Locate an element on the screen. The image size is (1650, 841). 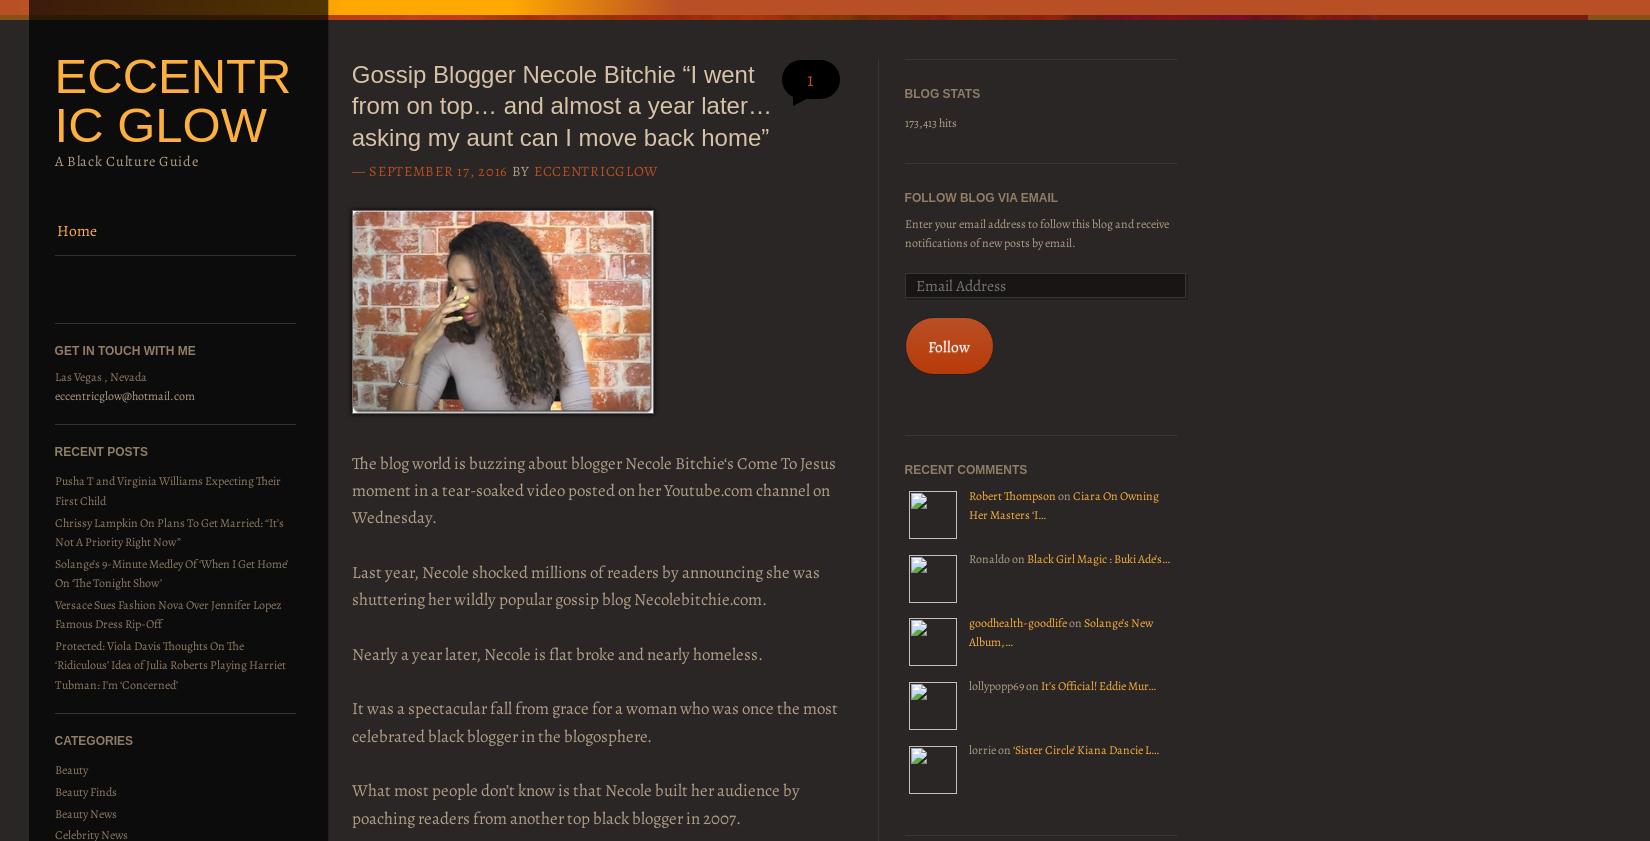
'Beauty Finds' is located at coordinates (84, 790).